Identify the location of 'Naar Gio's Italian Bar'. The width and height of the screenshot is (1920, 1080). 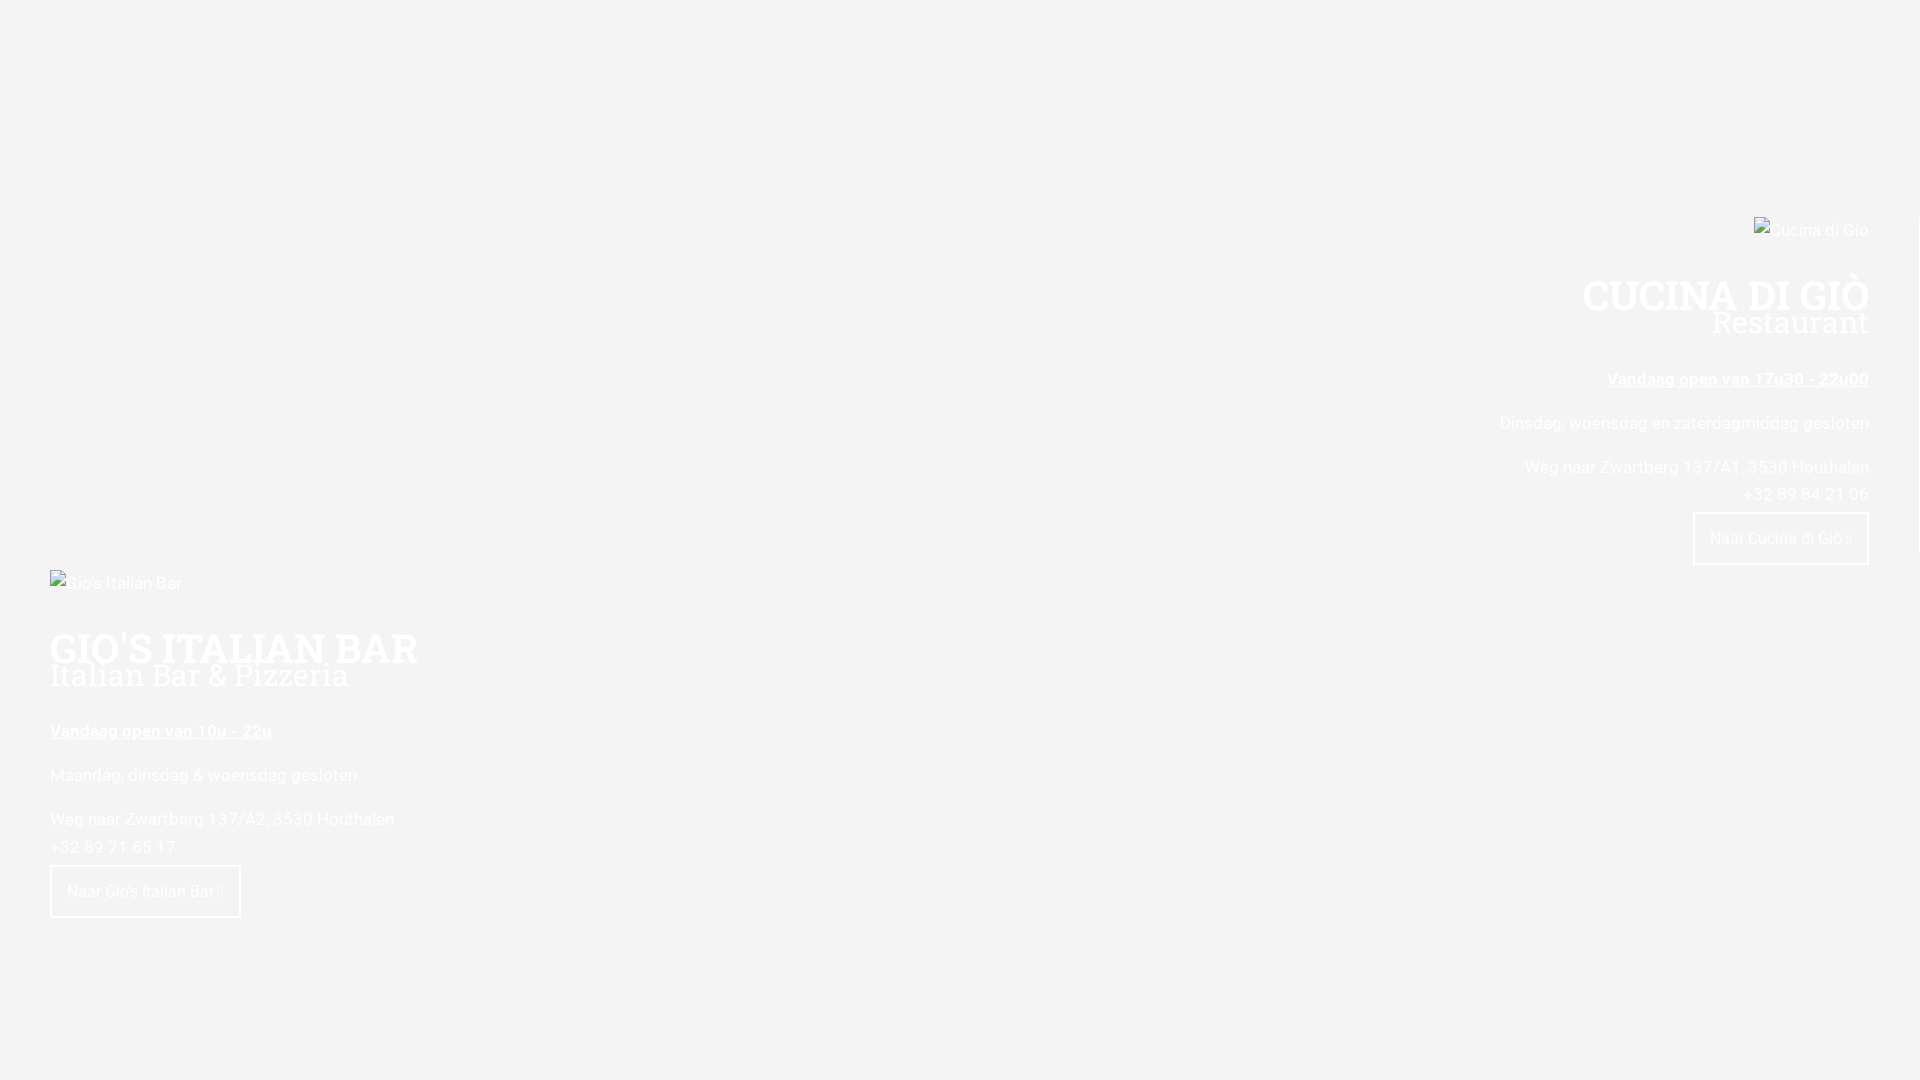
(49, 890).